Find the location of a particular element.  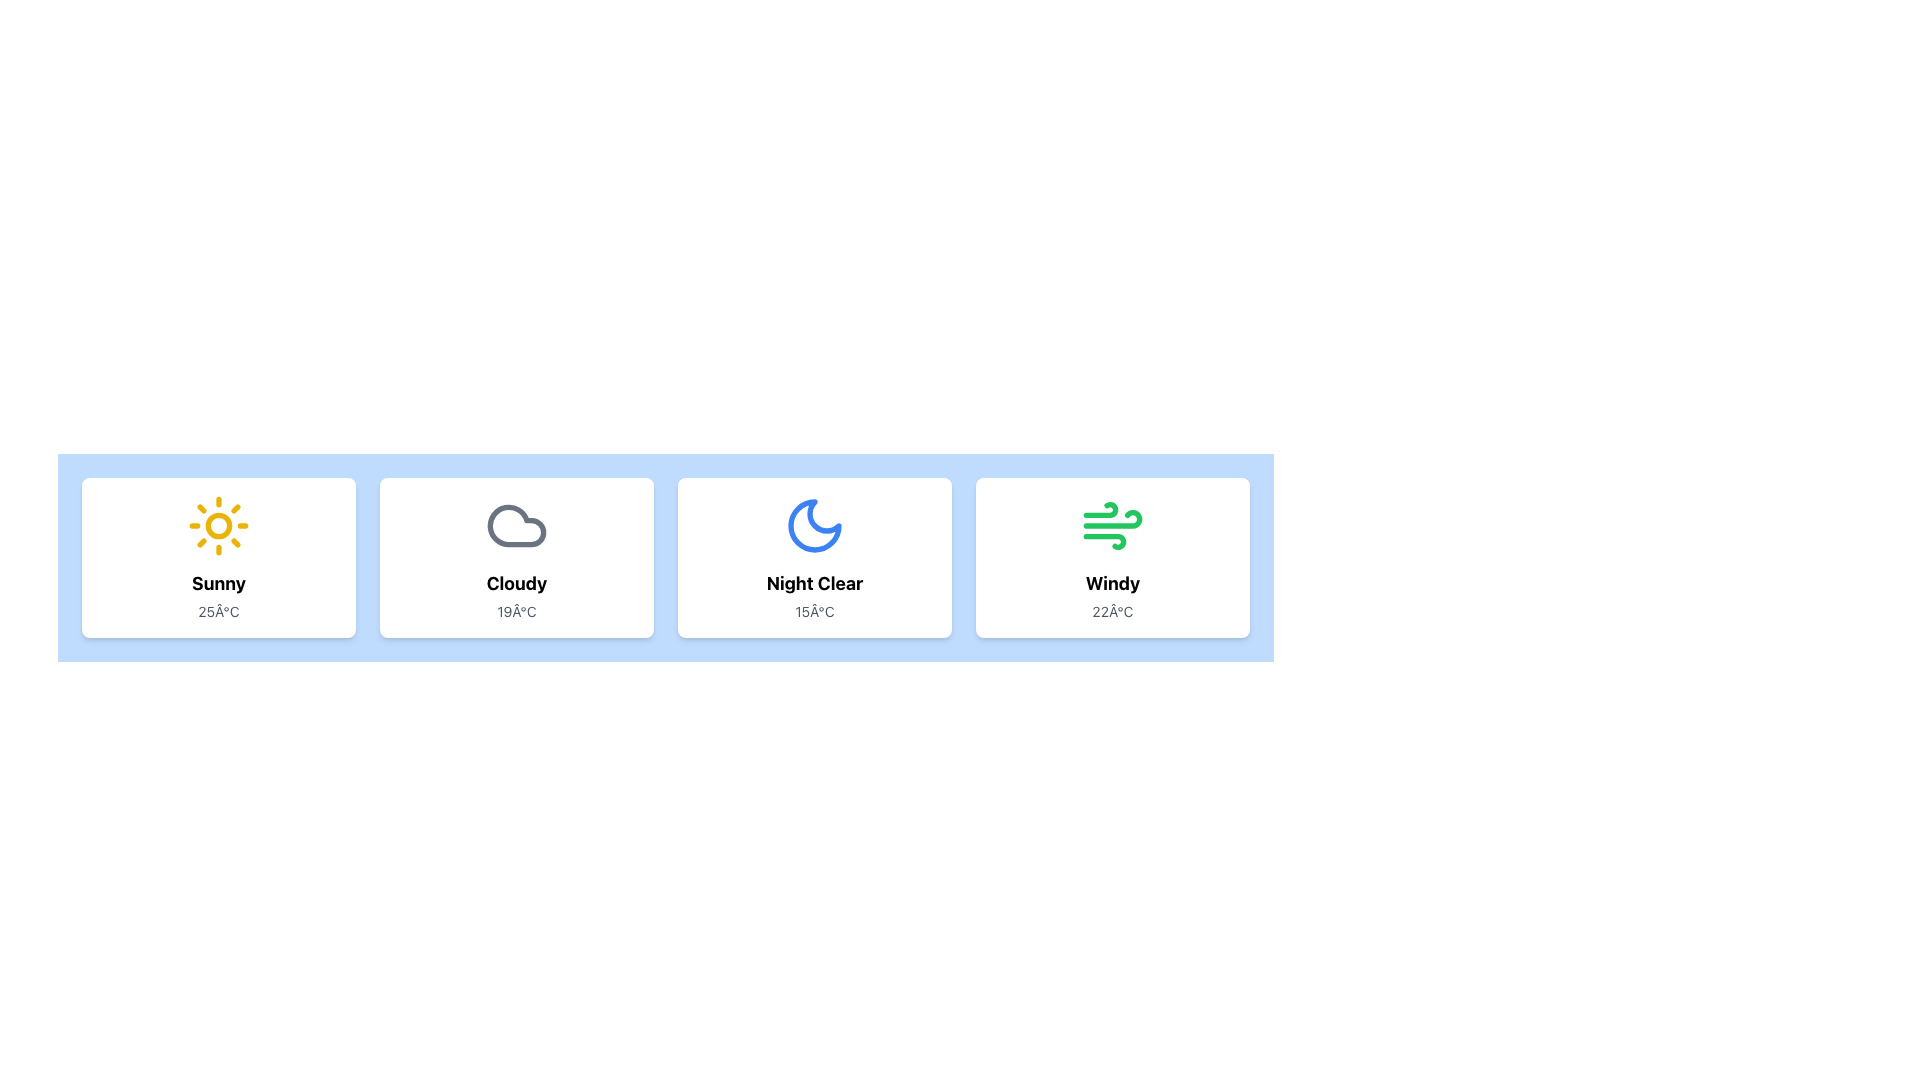

the Text Label displaying the current weather condition 'Cloudy', which is the third element in the weather forecast card, positioned below the cloud icon and above the temperature text '19°C' is located at coordinates (517, 583).